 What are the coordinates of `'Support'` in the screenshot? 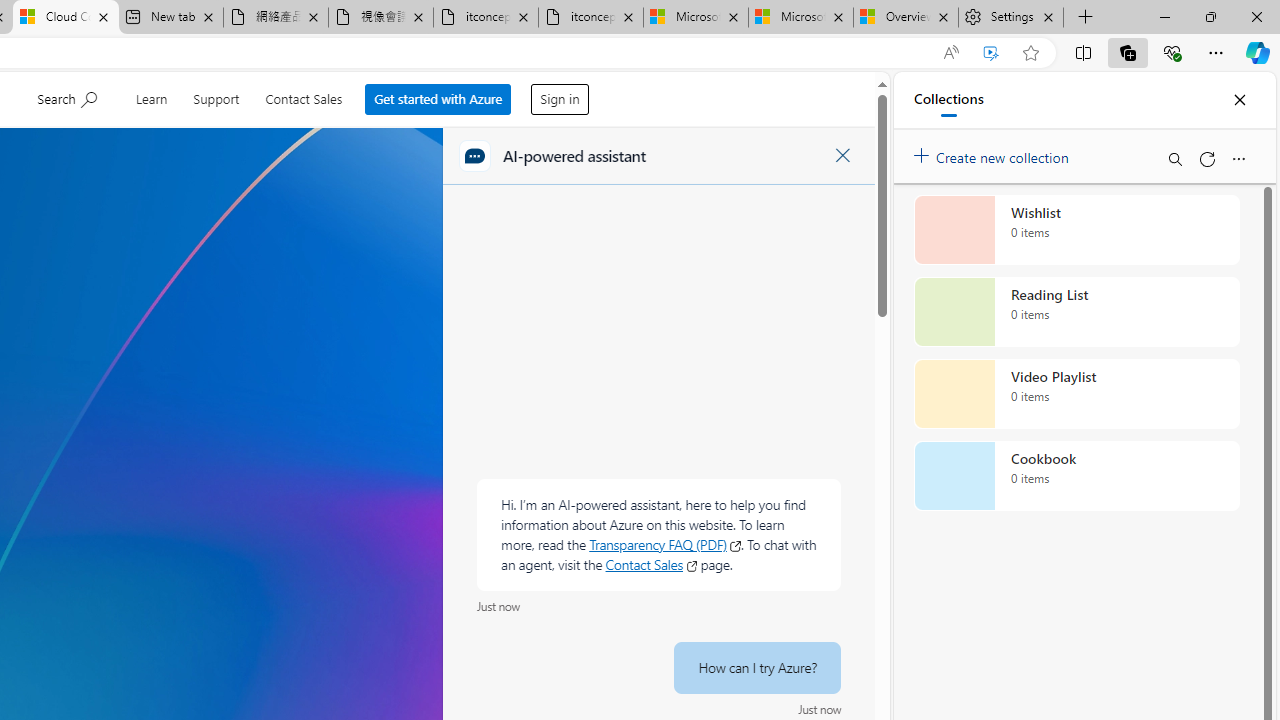 It's located at (216, 96).